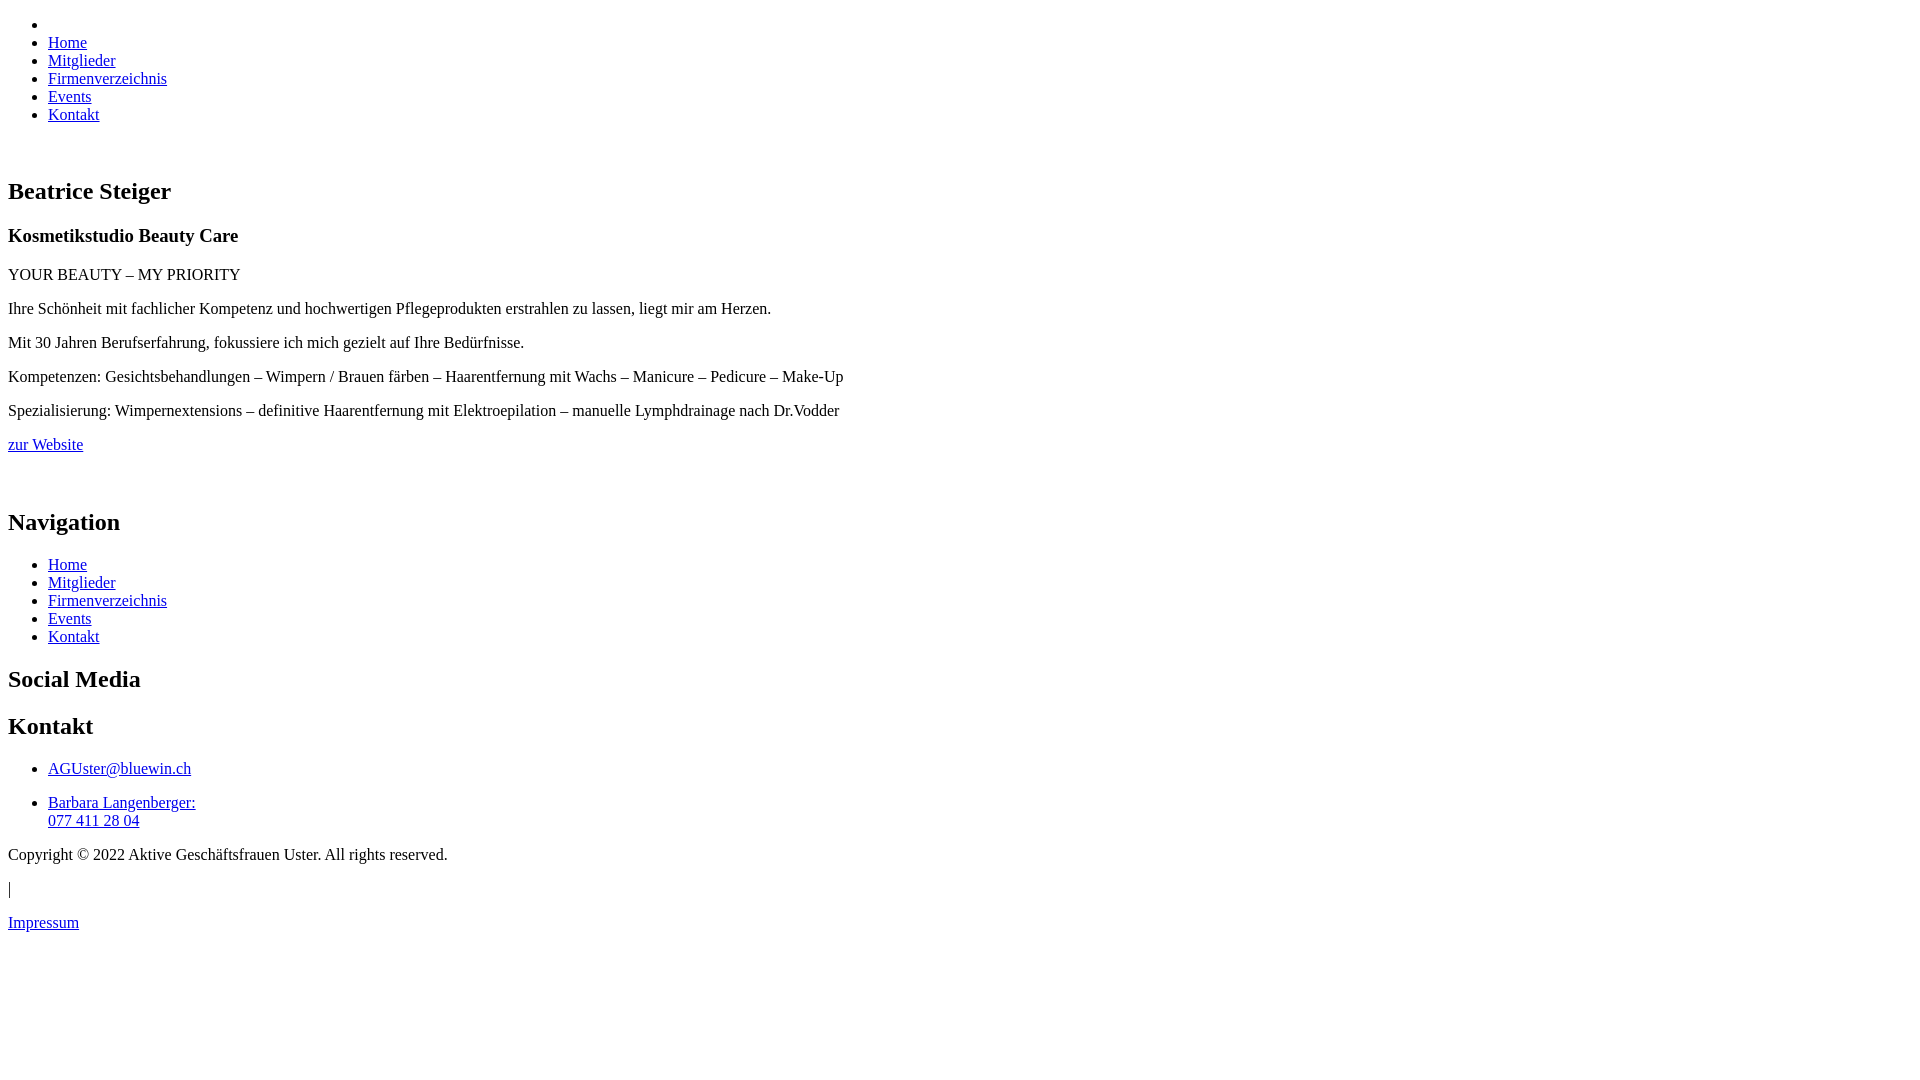 This screenshot has width=1920, height=1080. I want to click on 'Firmenverzeichnis', so click(106, 599).